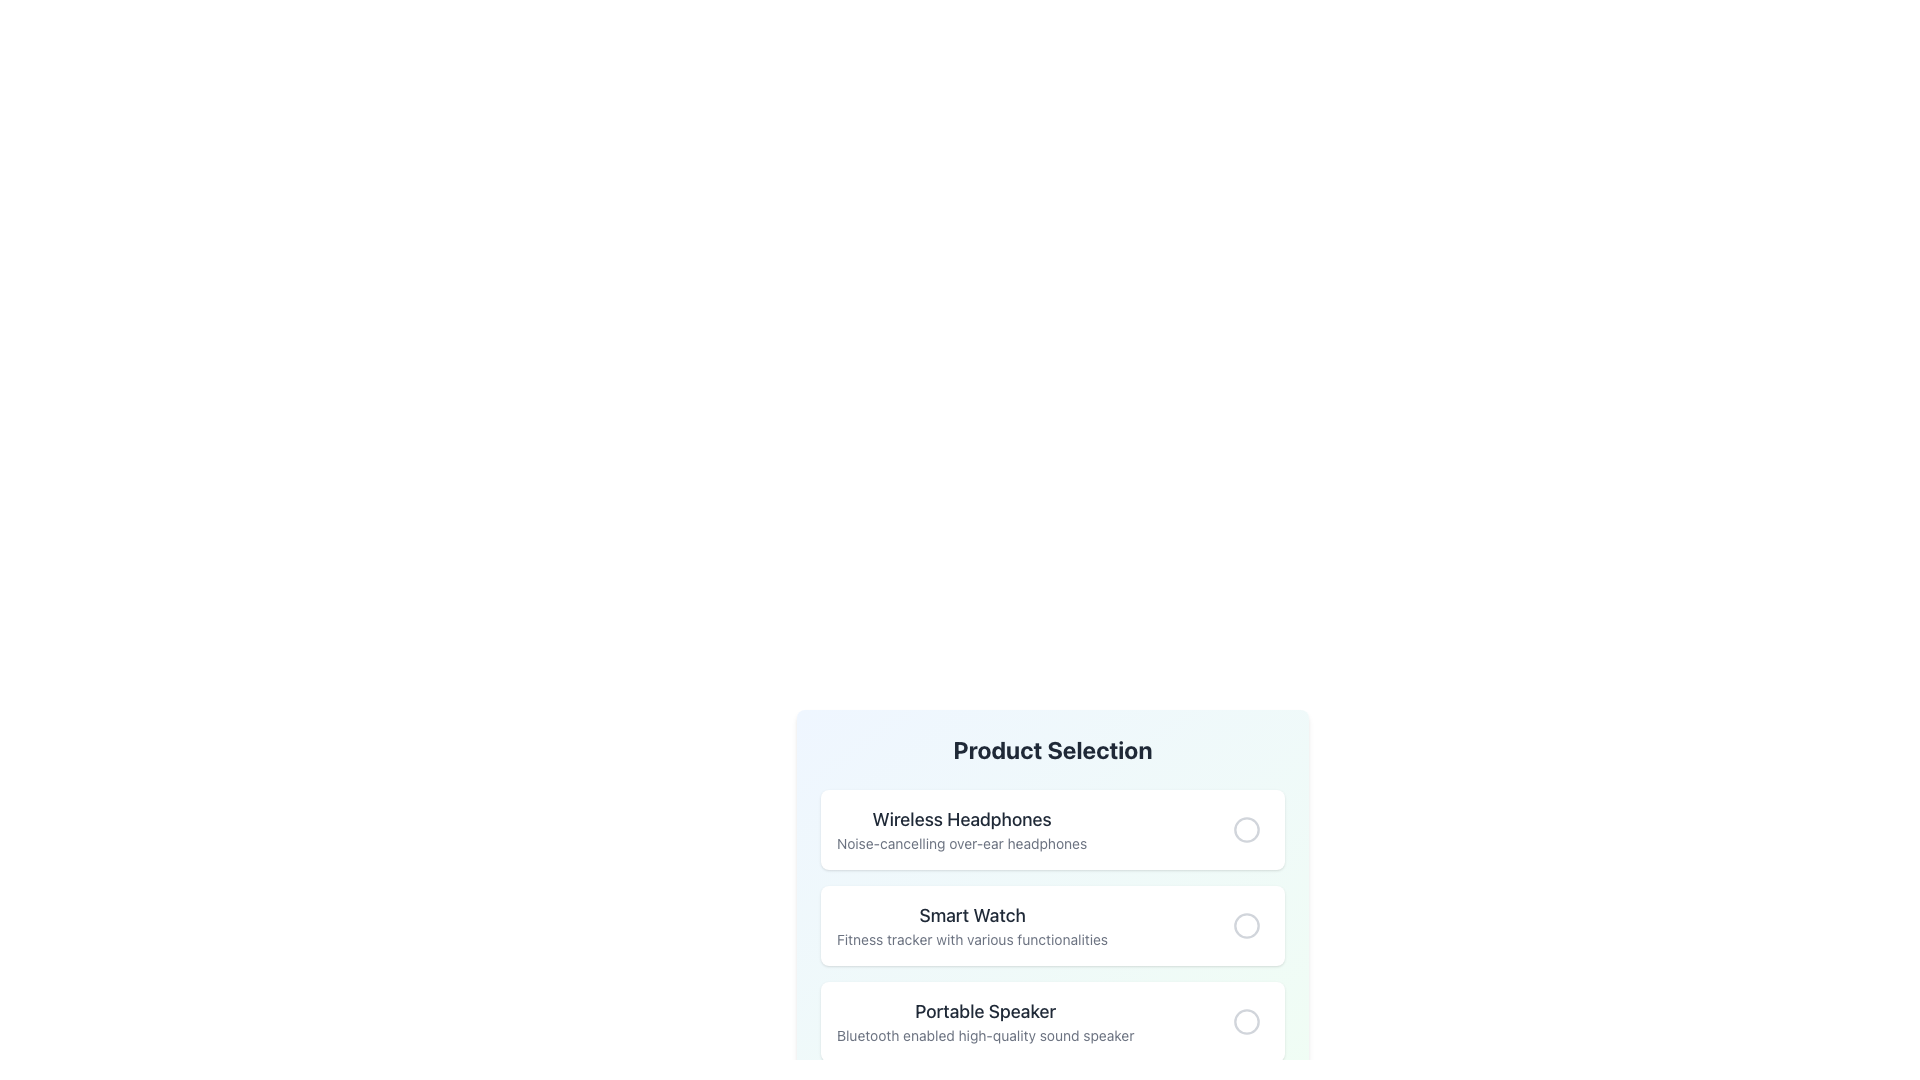  Describe the element at coordinates (985, 1022) in the screenshot. I see `the Text Block that serves as an identifier and description for the third product in the 'Product Selection' list` at that location.